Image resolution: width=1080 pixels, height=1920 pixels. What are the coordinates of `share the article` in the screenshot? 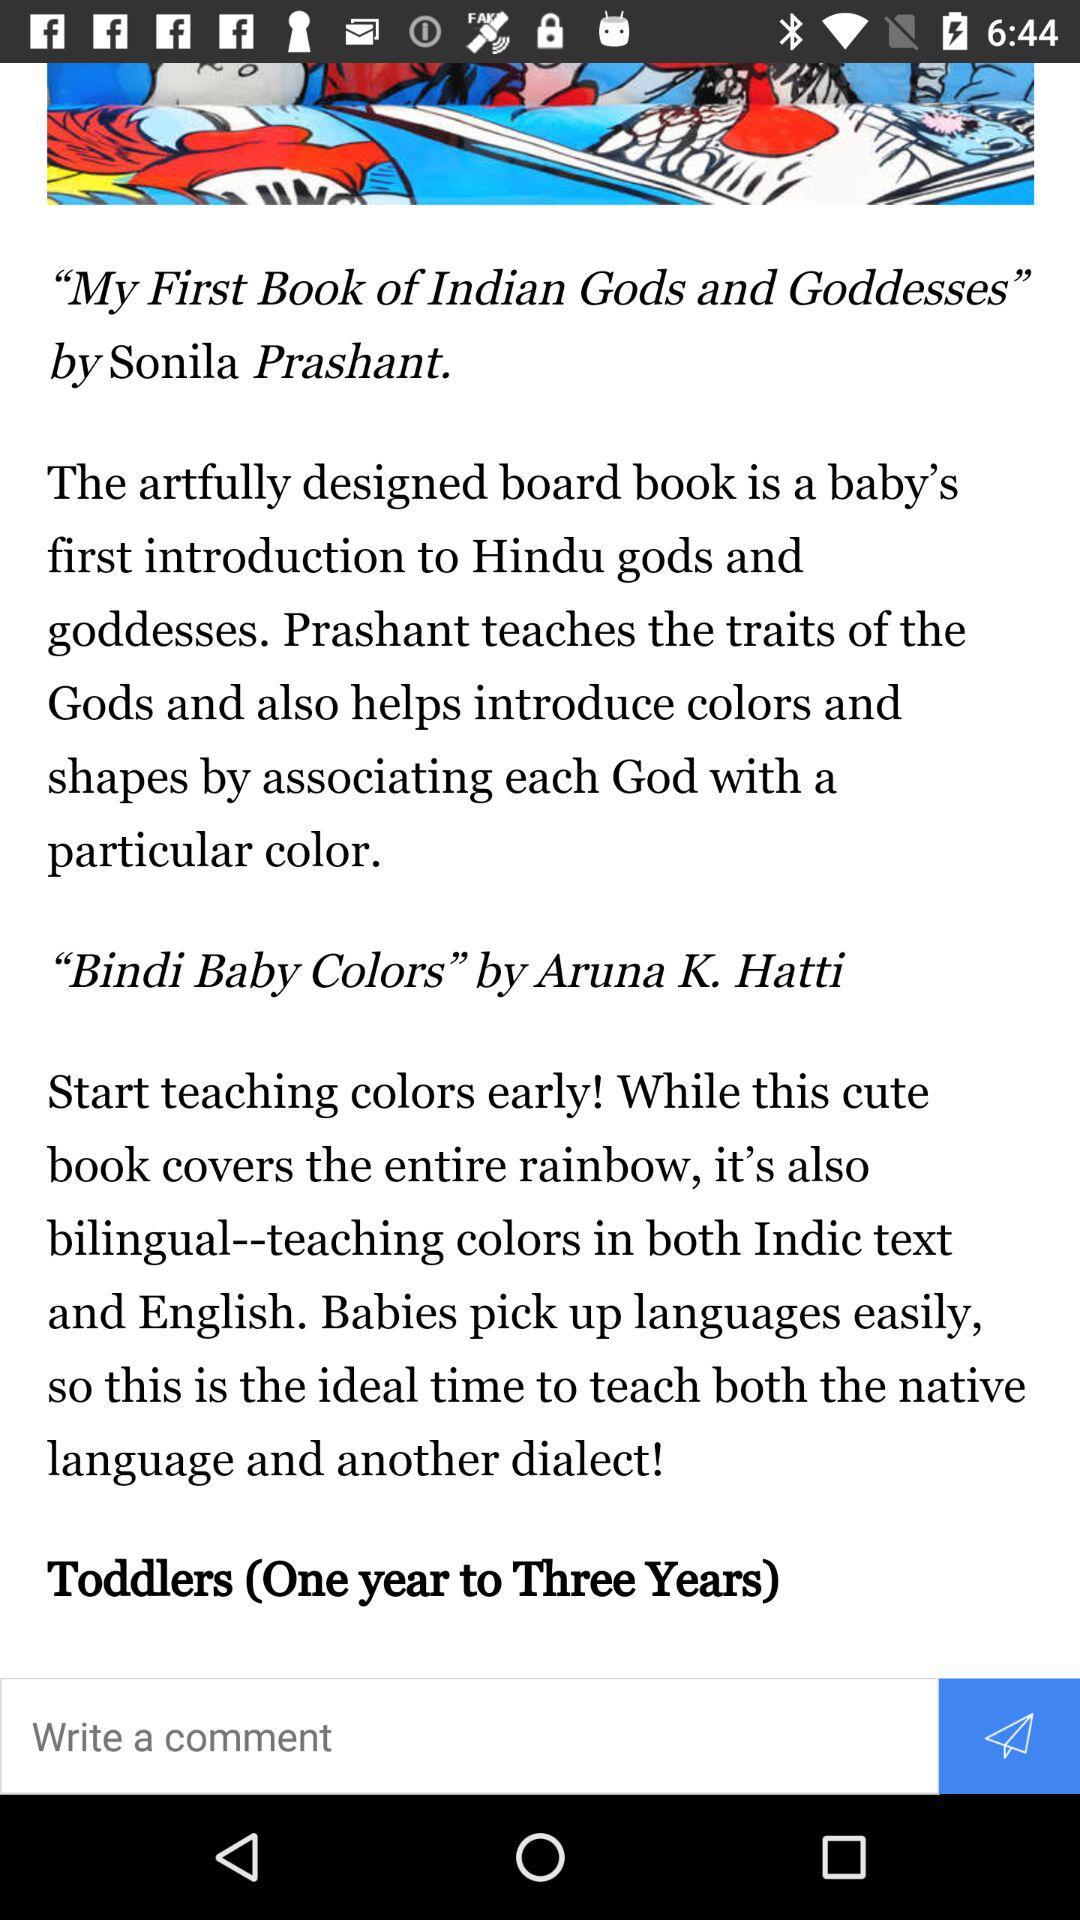 It's located at (1009, 1734).